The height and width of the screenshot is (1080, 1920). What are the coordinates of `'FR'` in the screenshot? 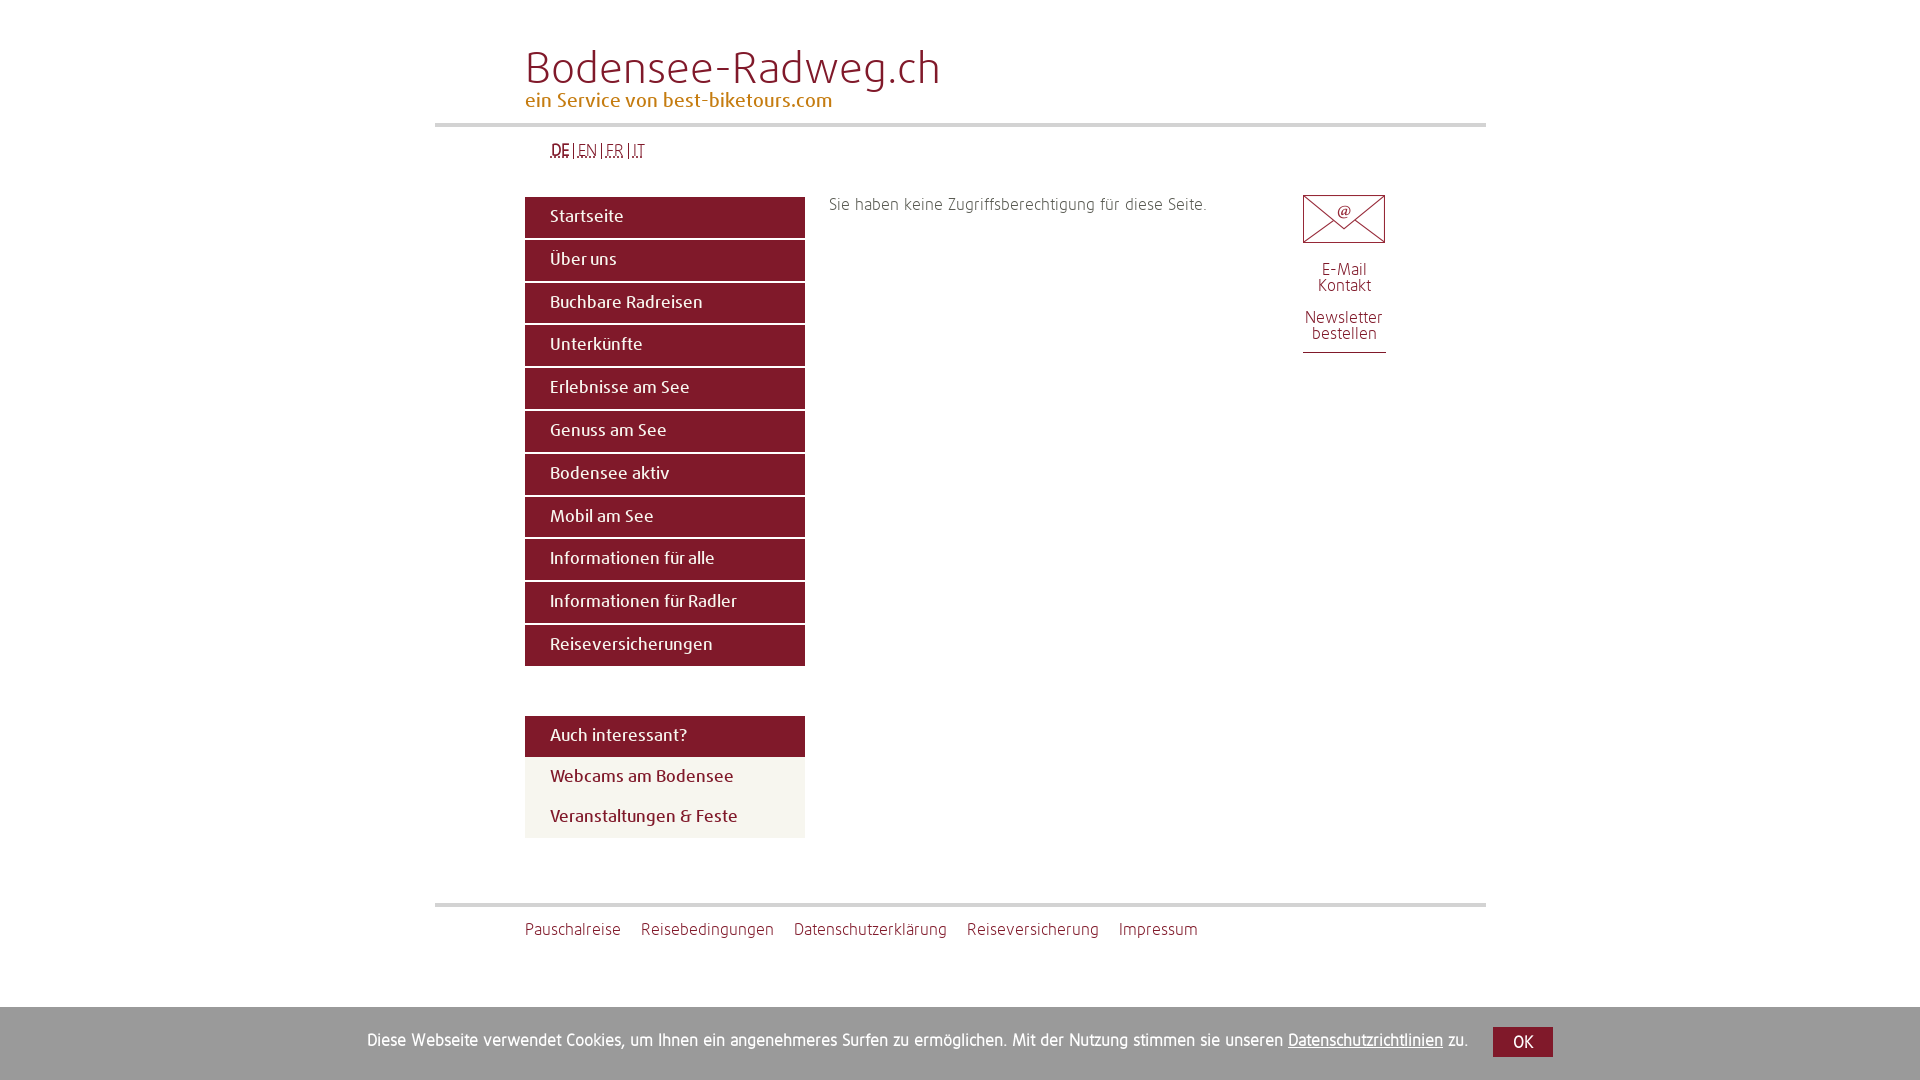 It's located at (613, 149).